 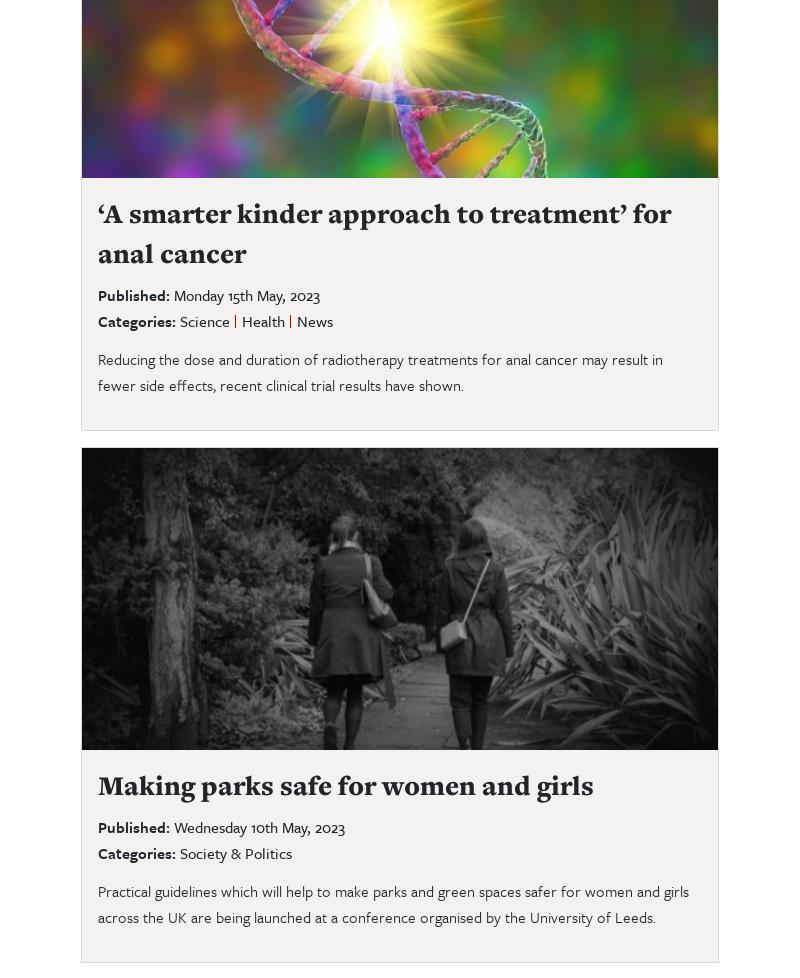 What do you see at coordinates (349, 783) in the screenshot?
I see `'Making parks safe for women and girls'` at bounding box center [349, 783].